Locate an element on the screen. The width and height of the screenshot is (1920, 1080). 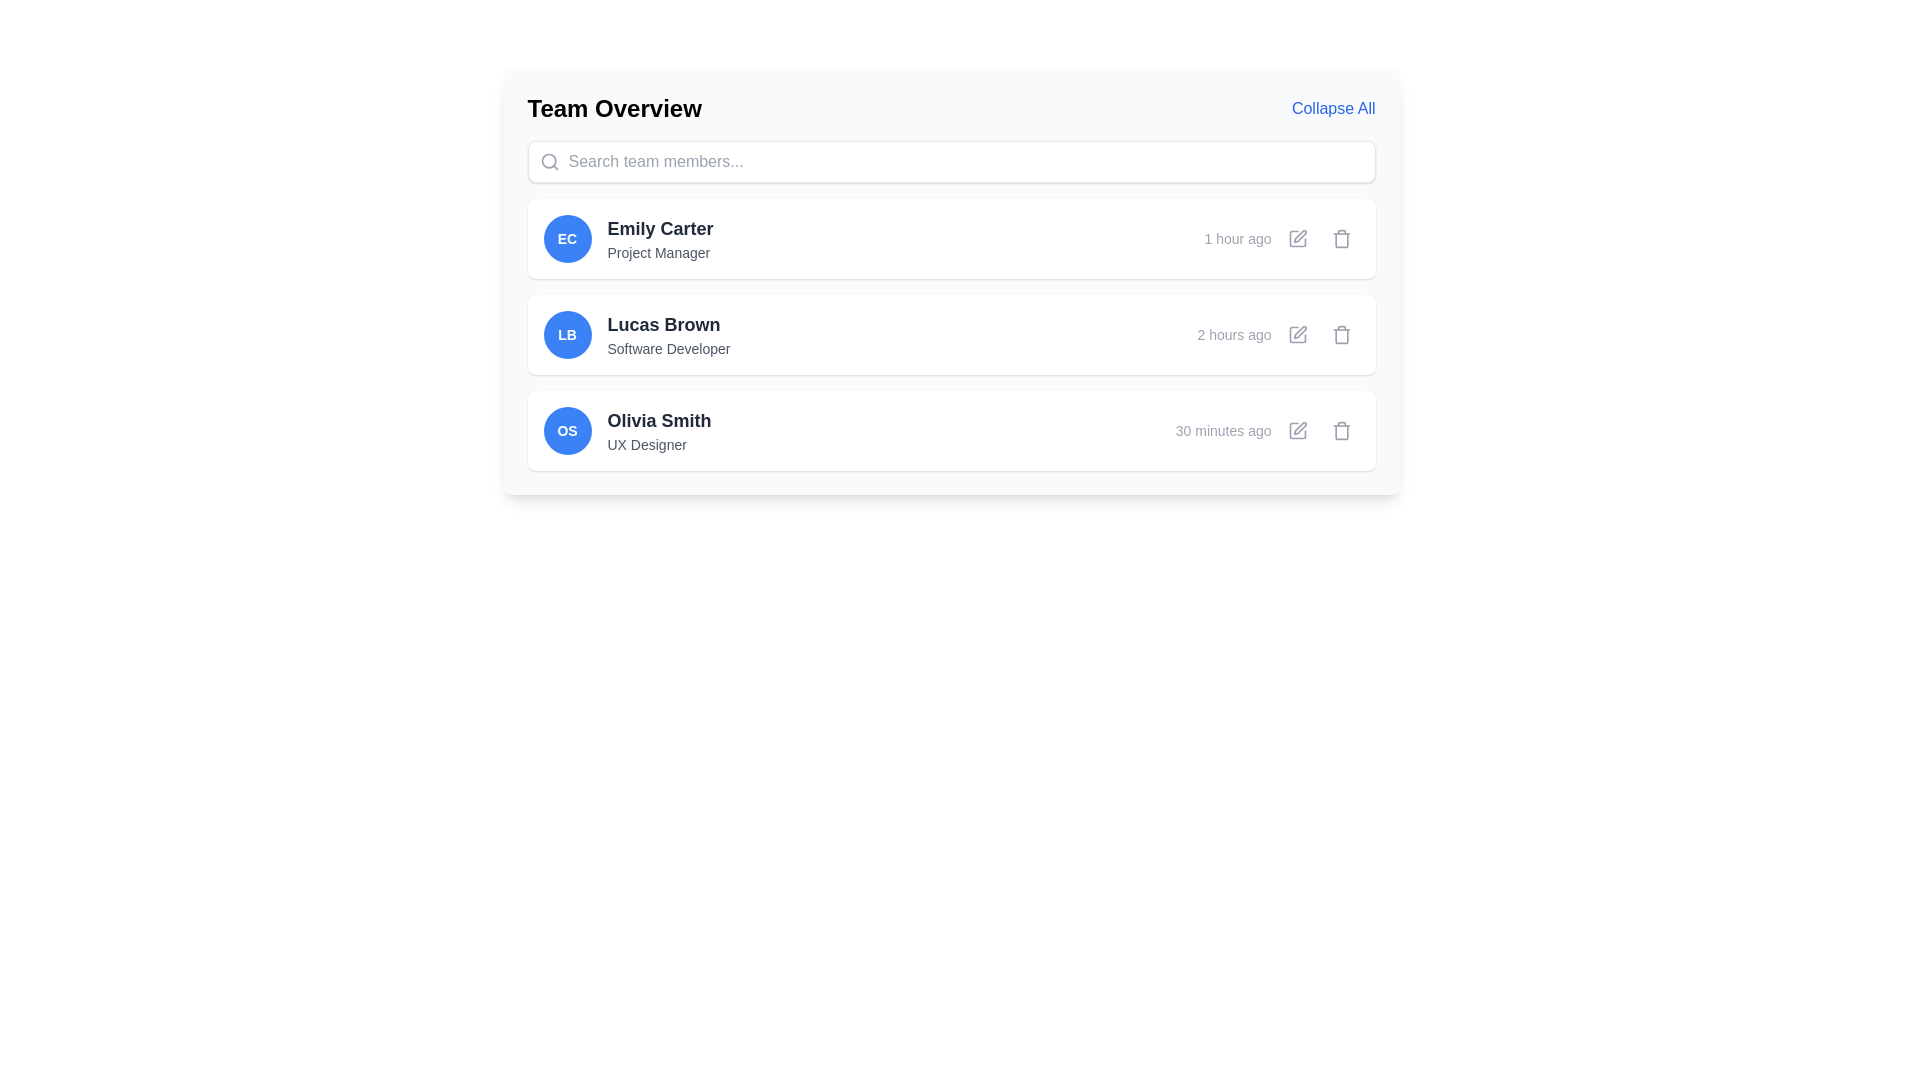
the Profile entry component displaying information for 'Olivia Smith', a UX Designer is located at coordinates (626, 430).